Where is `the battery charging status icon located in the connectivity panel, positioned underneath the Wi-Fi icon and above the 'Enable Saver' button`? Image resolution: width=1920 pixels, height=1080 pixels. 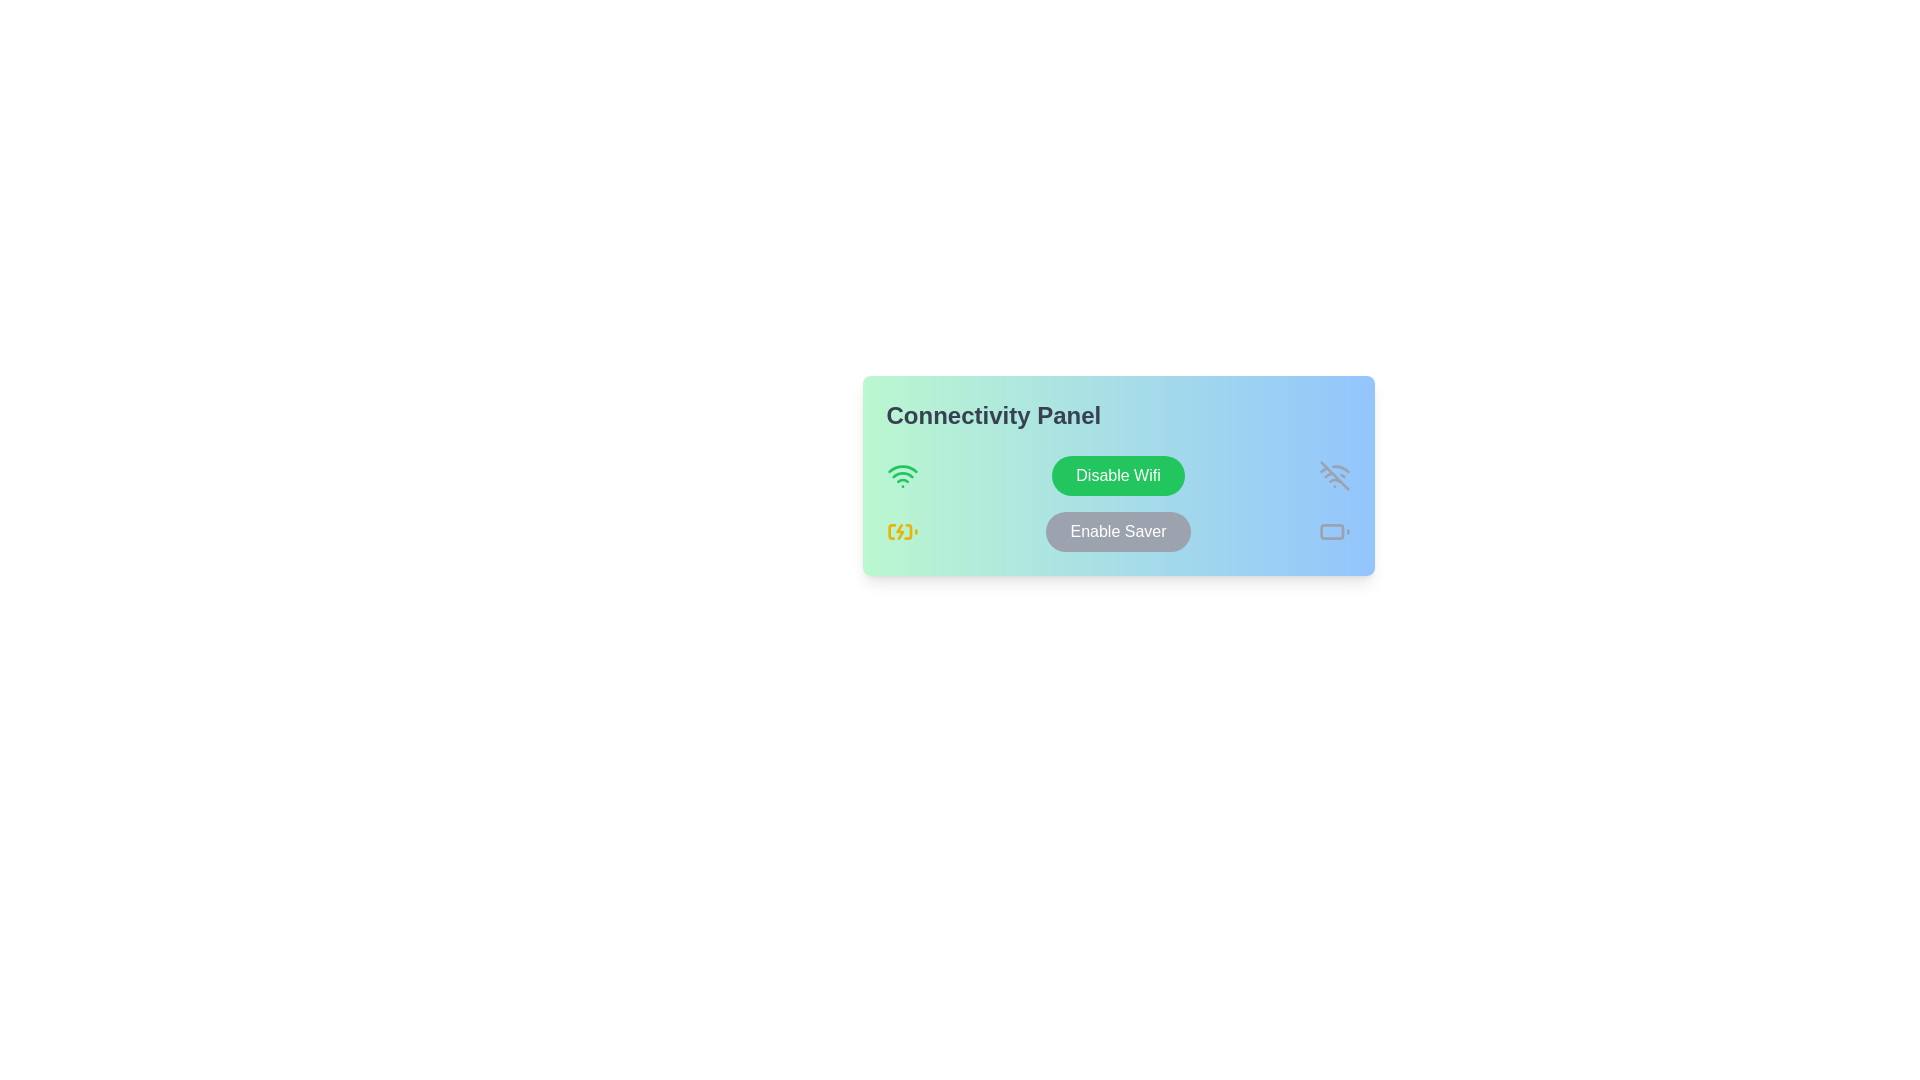 the battery charging status icon located in the connectivity panel, positioned underneath the Wi-Fi icon and above the 'Enable Saver' button is located at coordinates (901, 531).